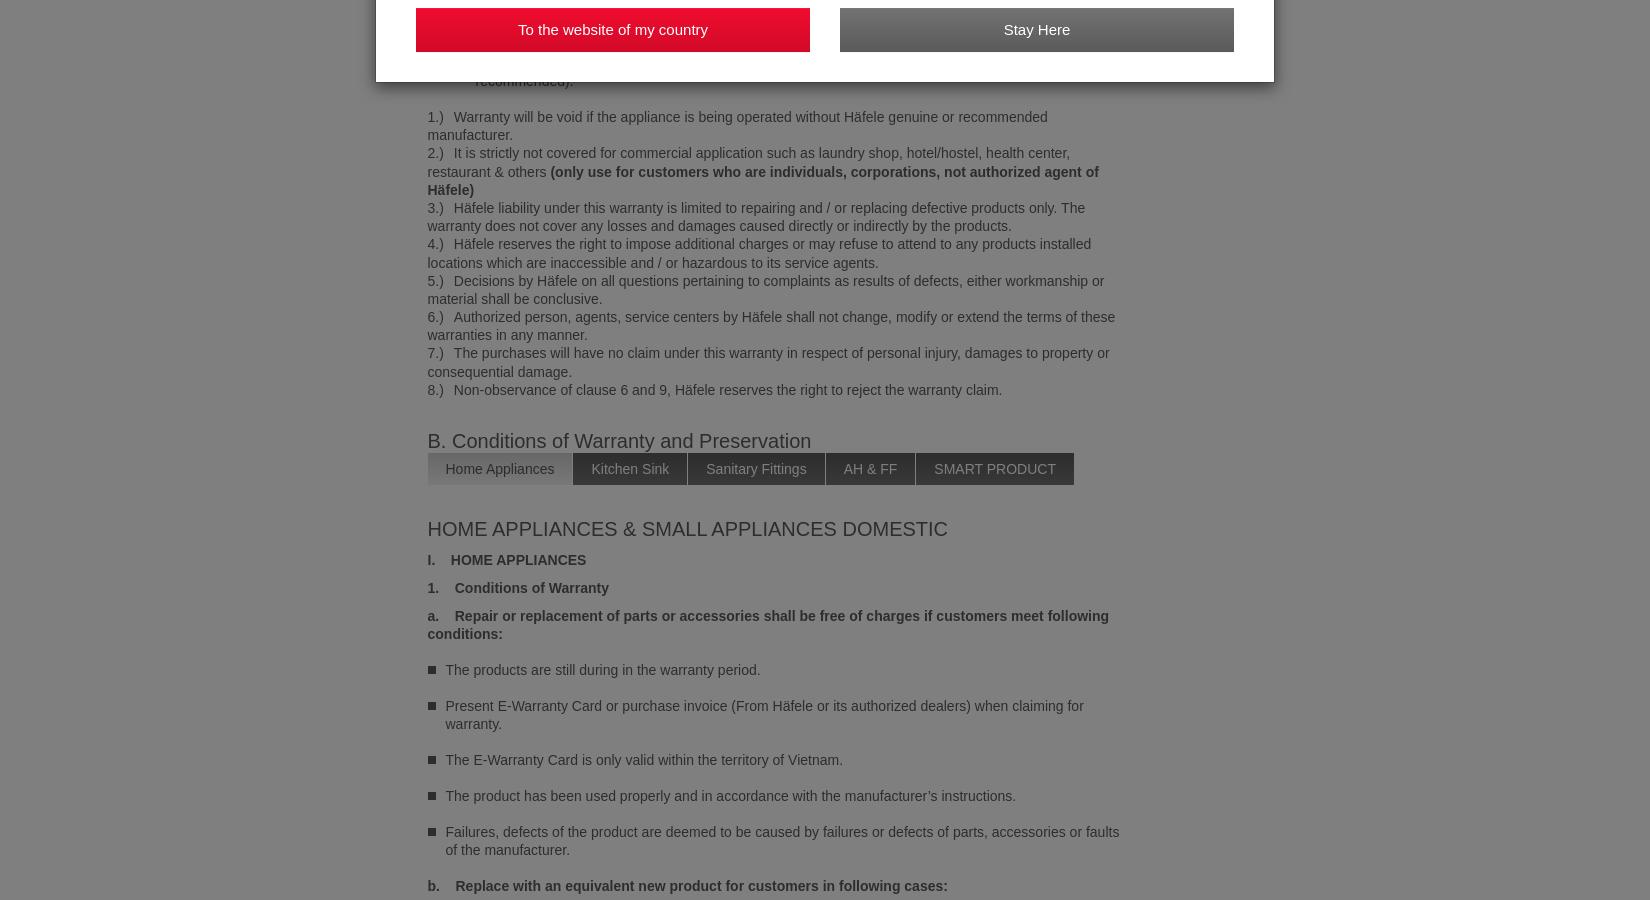 The height and width of the screenshot is (900, 1650). I want to click on 'AH &  FF', so click(870, 467).